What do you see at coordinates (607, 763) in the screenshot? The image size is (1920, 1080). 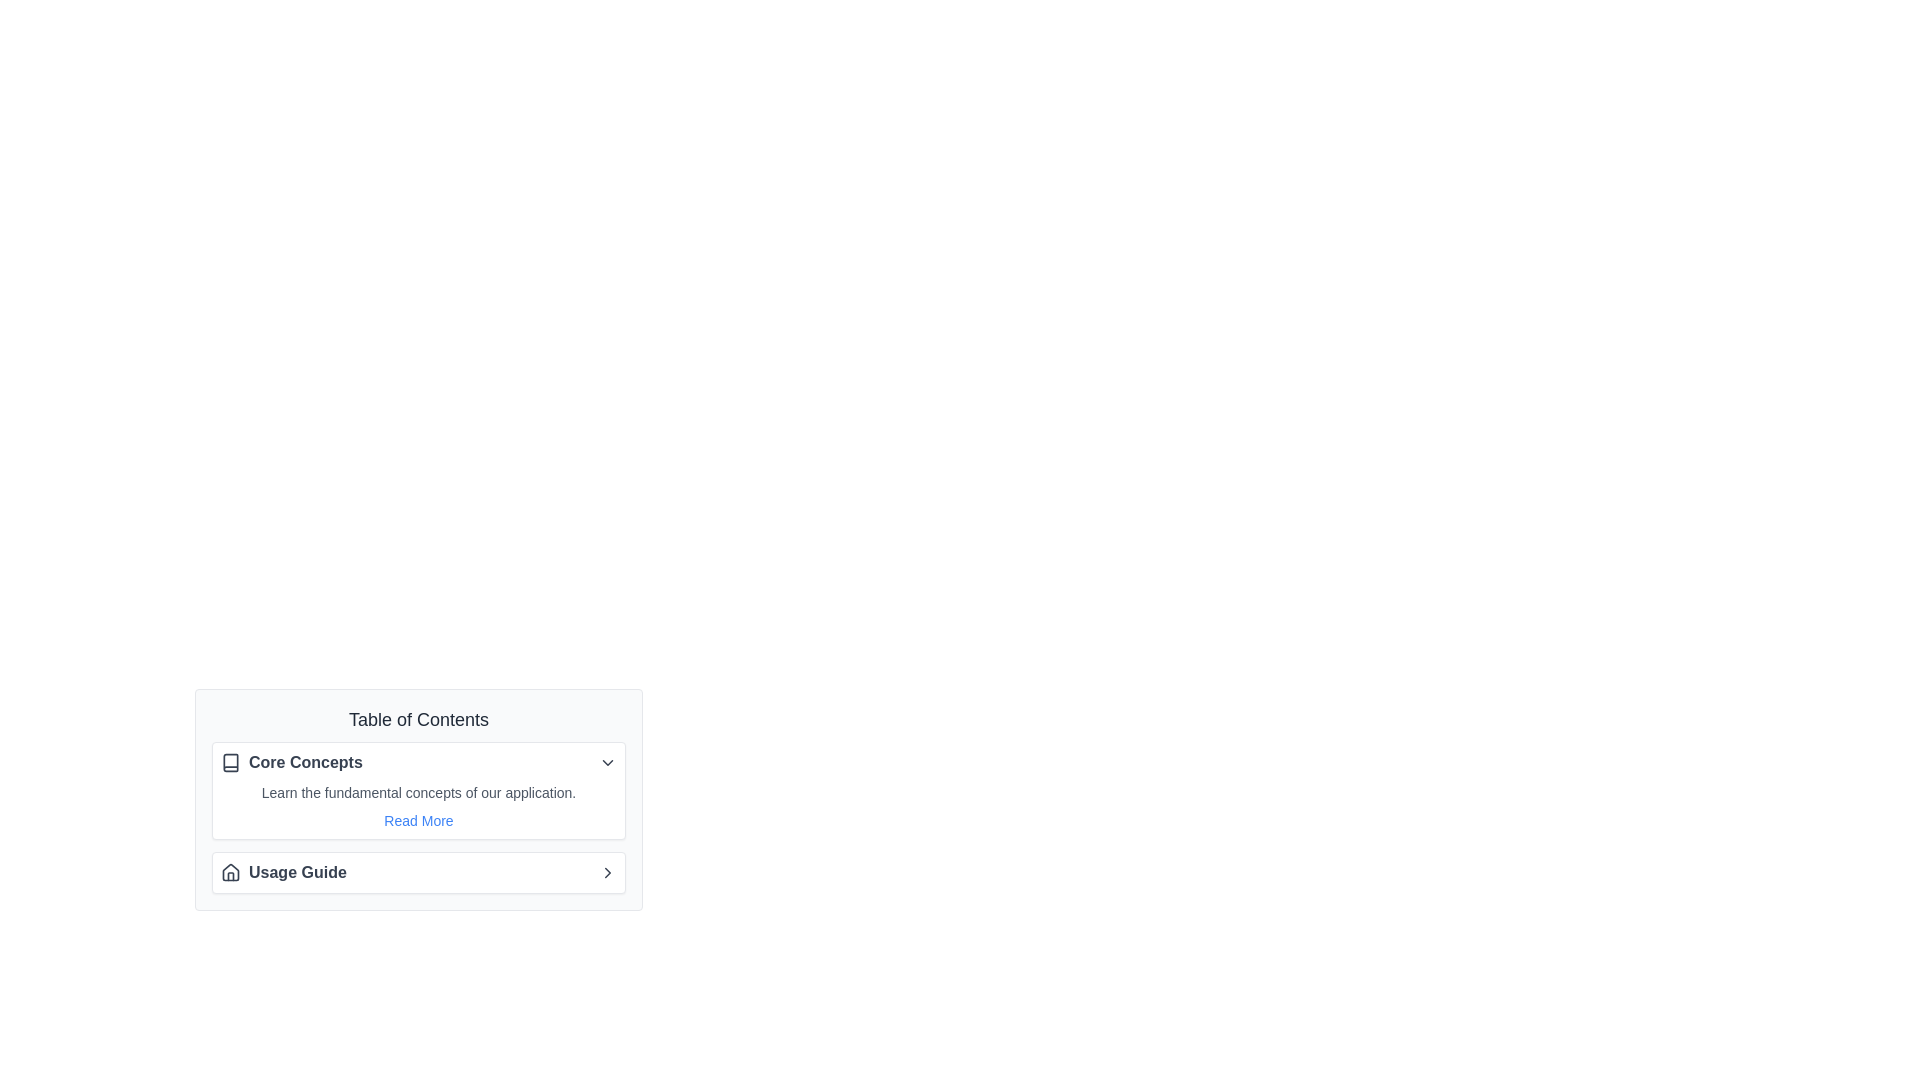 I see `the downward-facing chevron icon located next to the 'Core Concepts' text in the 'Table of Contents' section` at bounding box center [607, 763].